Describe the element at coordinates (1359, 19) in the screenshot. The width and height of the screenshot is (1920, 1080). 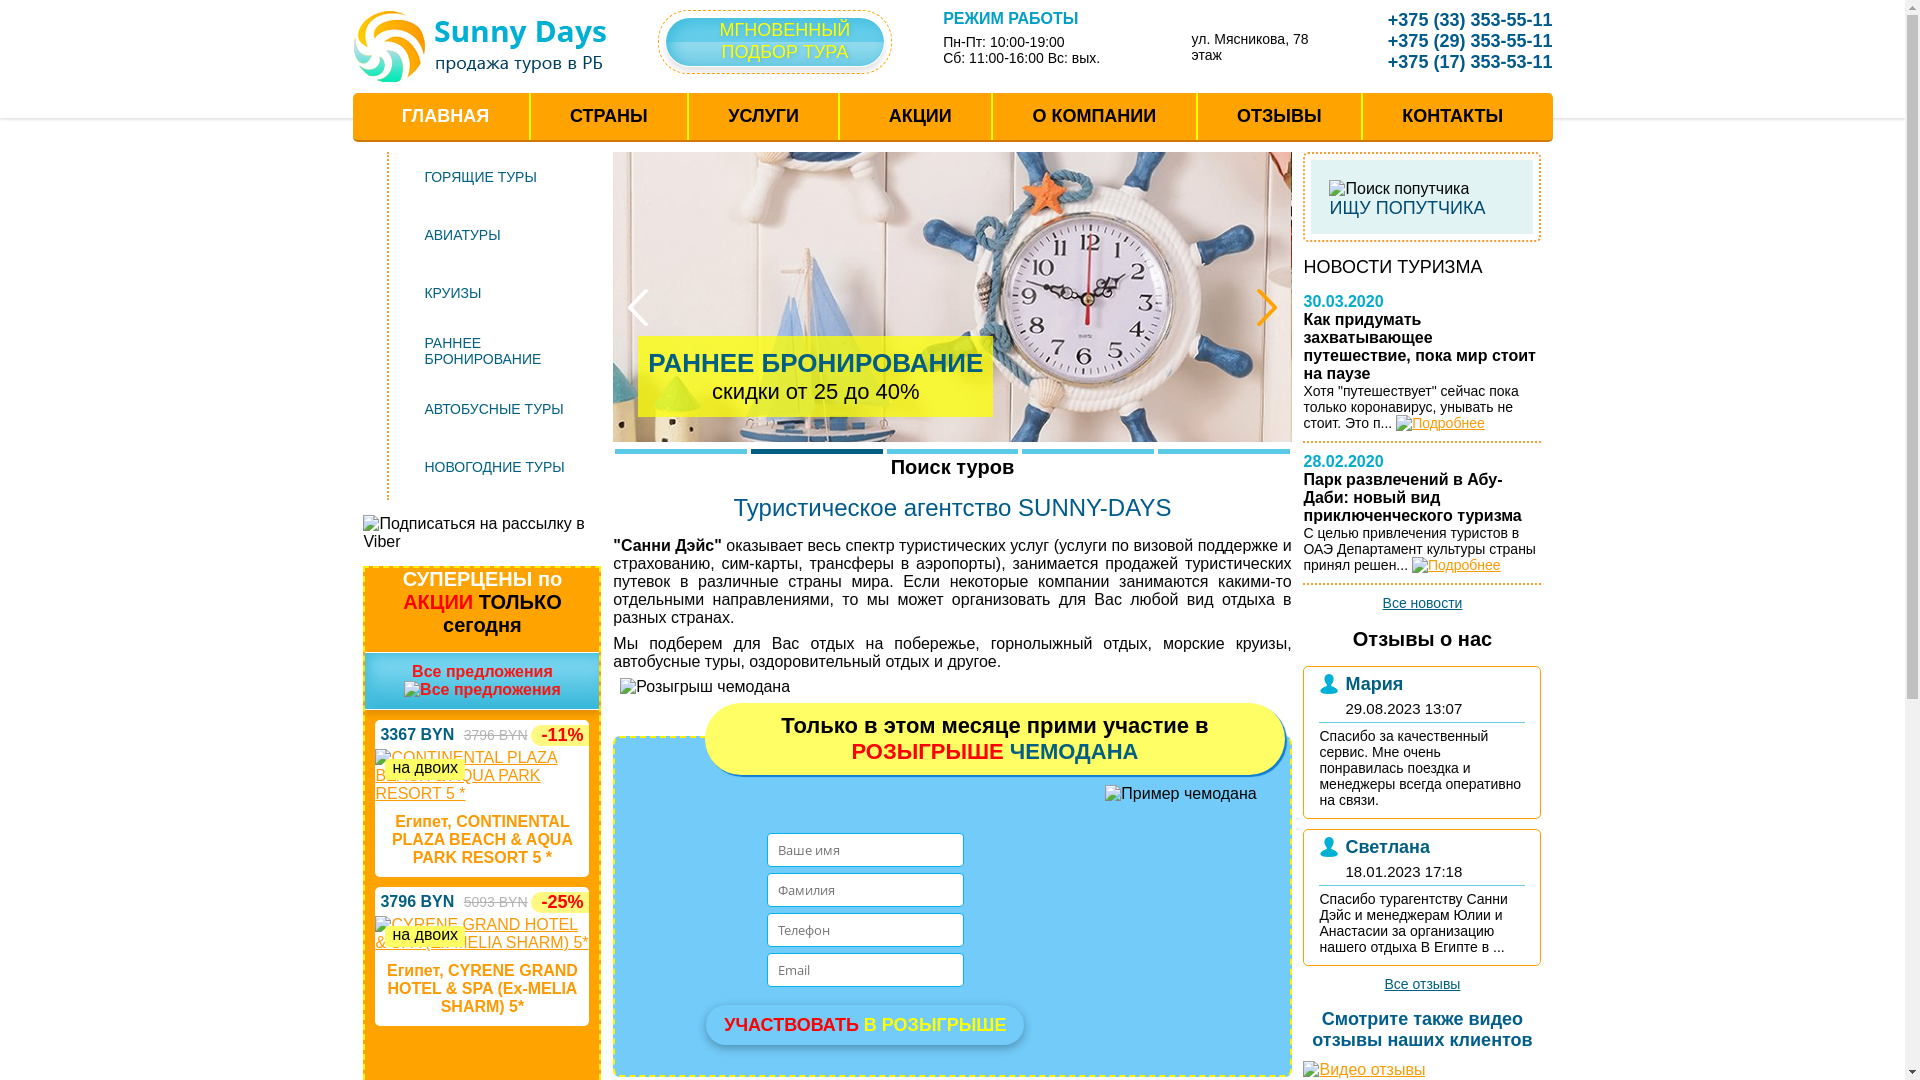
I see `'+375 (33) 353-55-11'` at that location.